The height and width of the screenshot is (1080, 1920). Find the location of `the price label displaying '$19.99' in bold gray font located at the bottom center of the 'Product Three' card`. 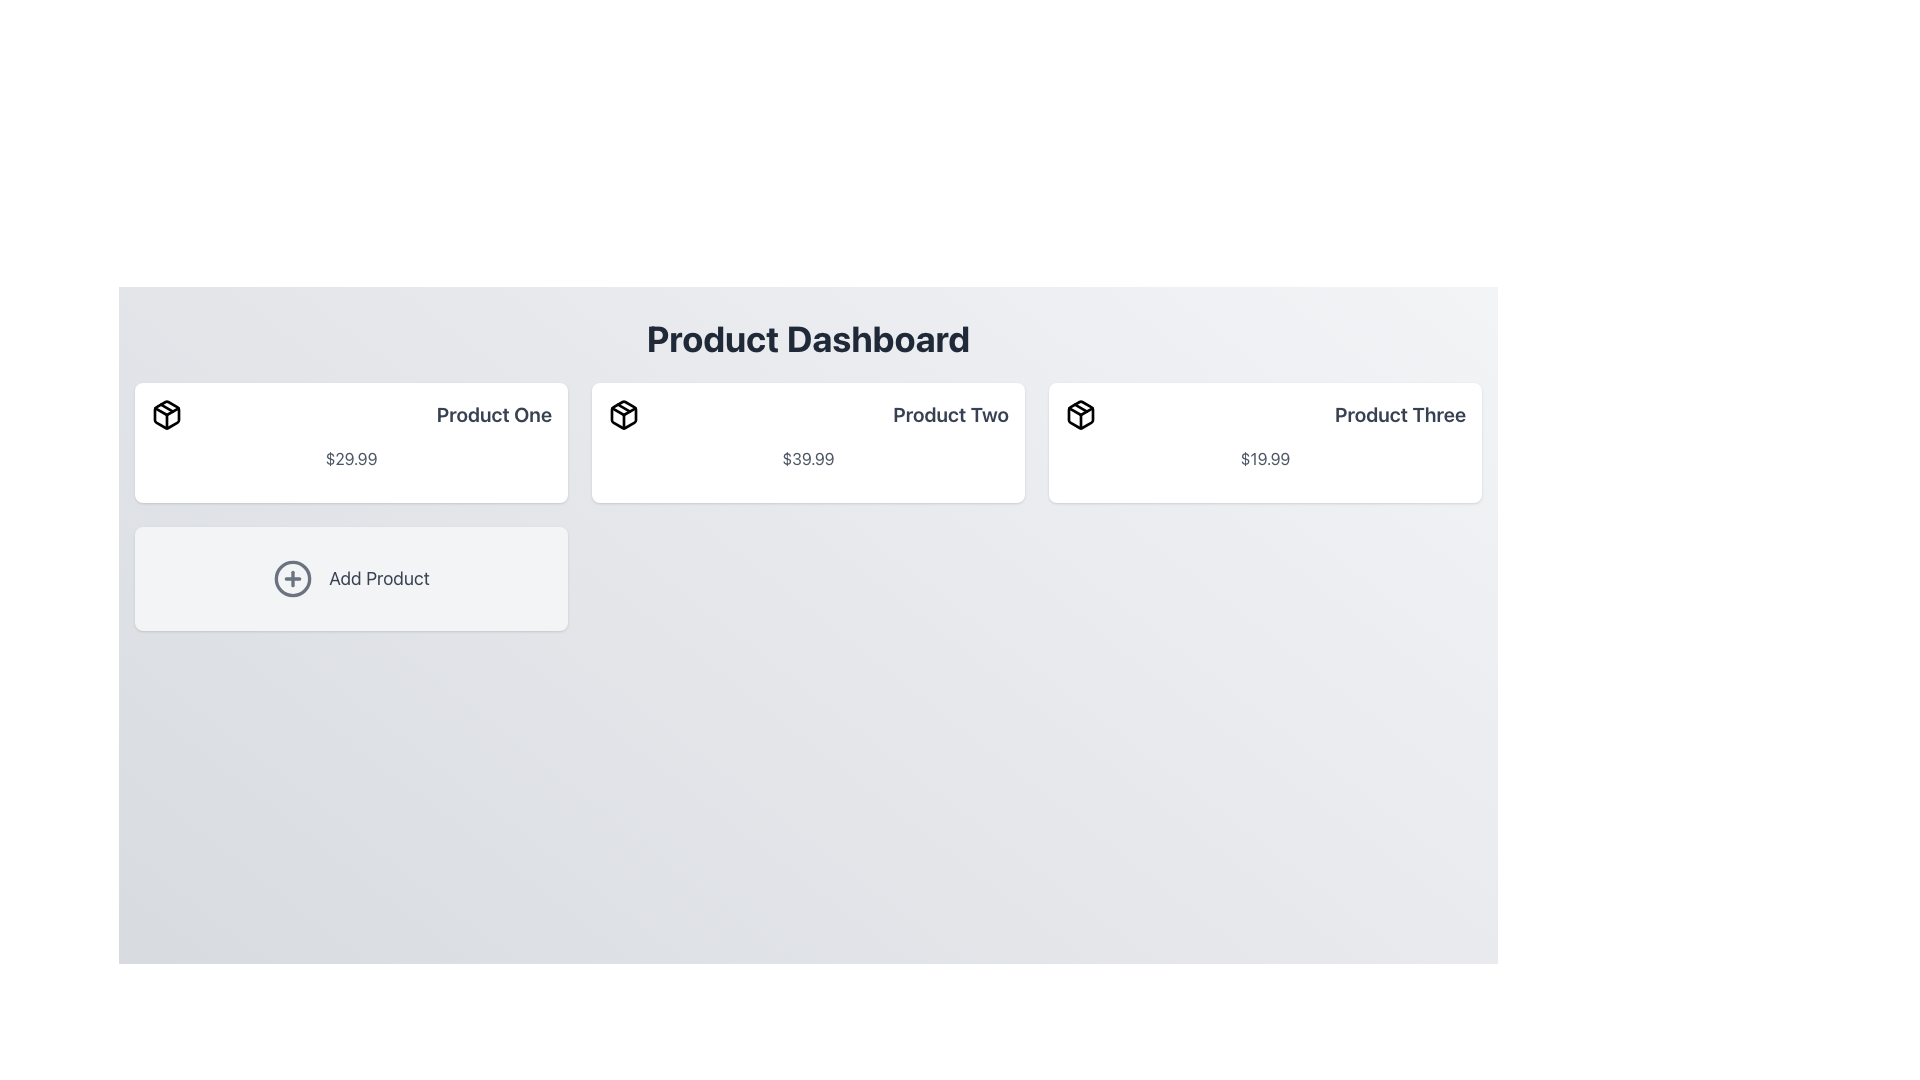

the price label displaying '$19.99' in bold gray font located at the bottom center of the 'Product Three' card is located at coordinates (1264, 459).